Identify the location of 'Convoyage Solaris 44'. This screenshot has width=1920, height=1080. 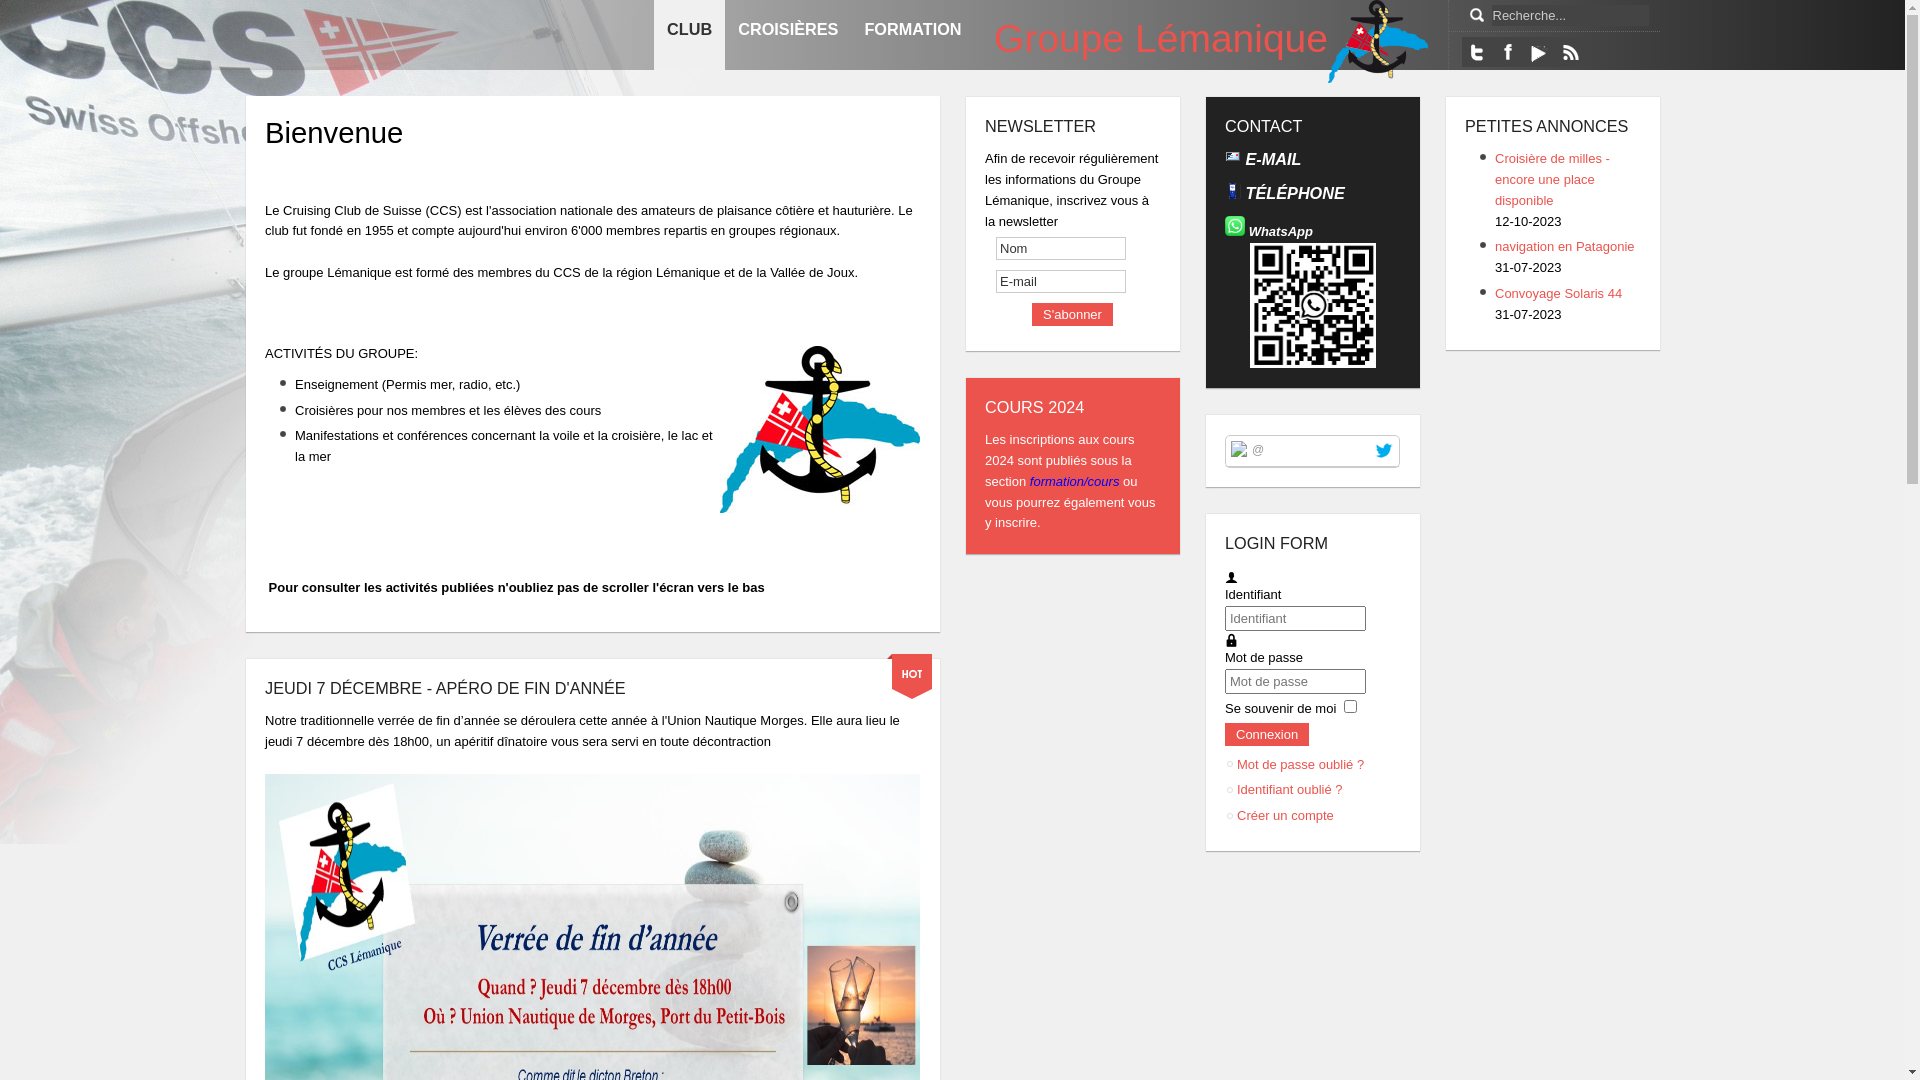
(1557, 293).